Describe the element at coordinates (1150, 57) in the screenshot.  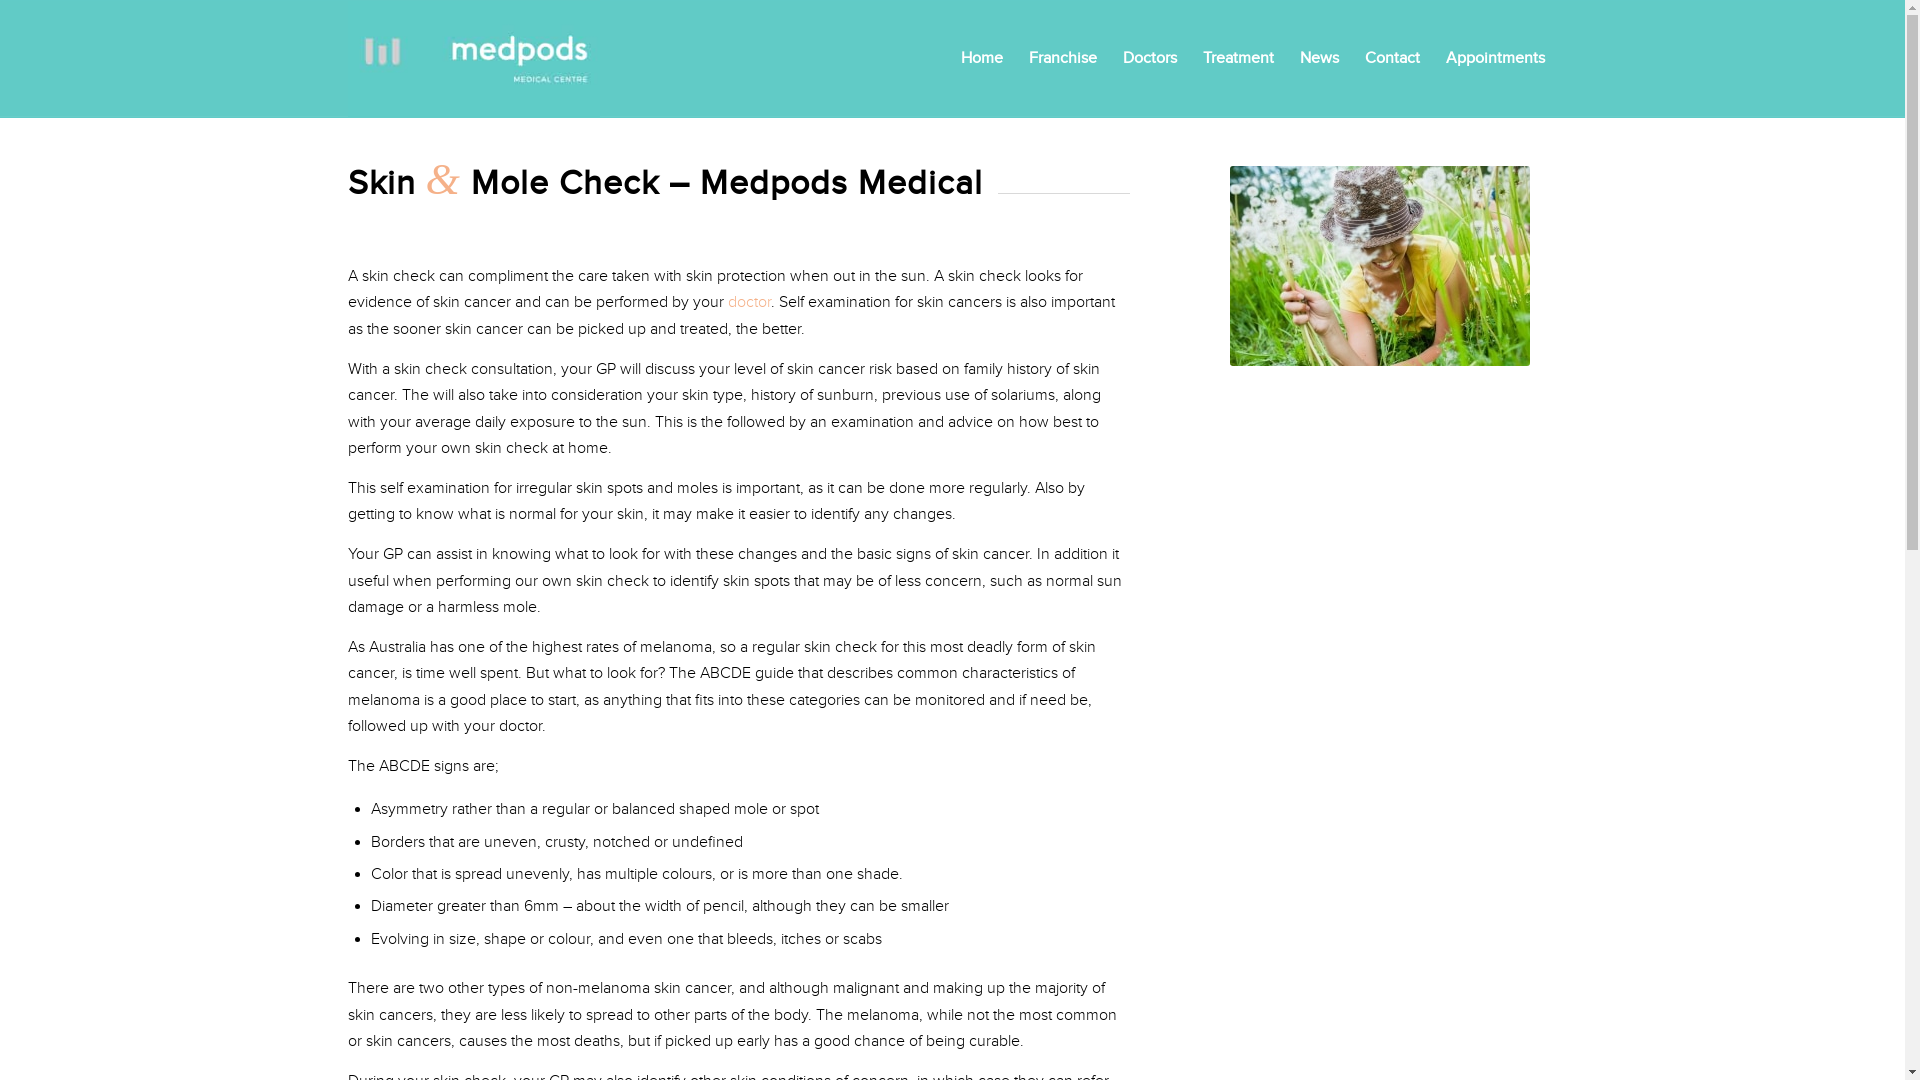
I see `'Doctors'` at that location.